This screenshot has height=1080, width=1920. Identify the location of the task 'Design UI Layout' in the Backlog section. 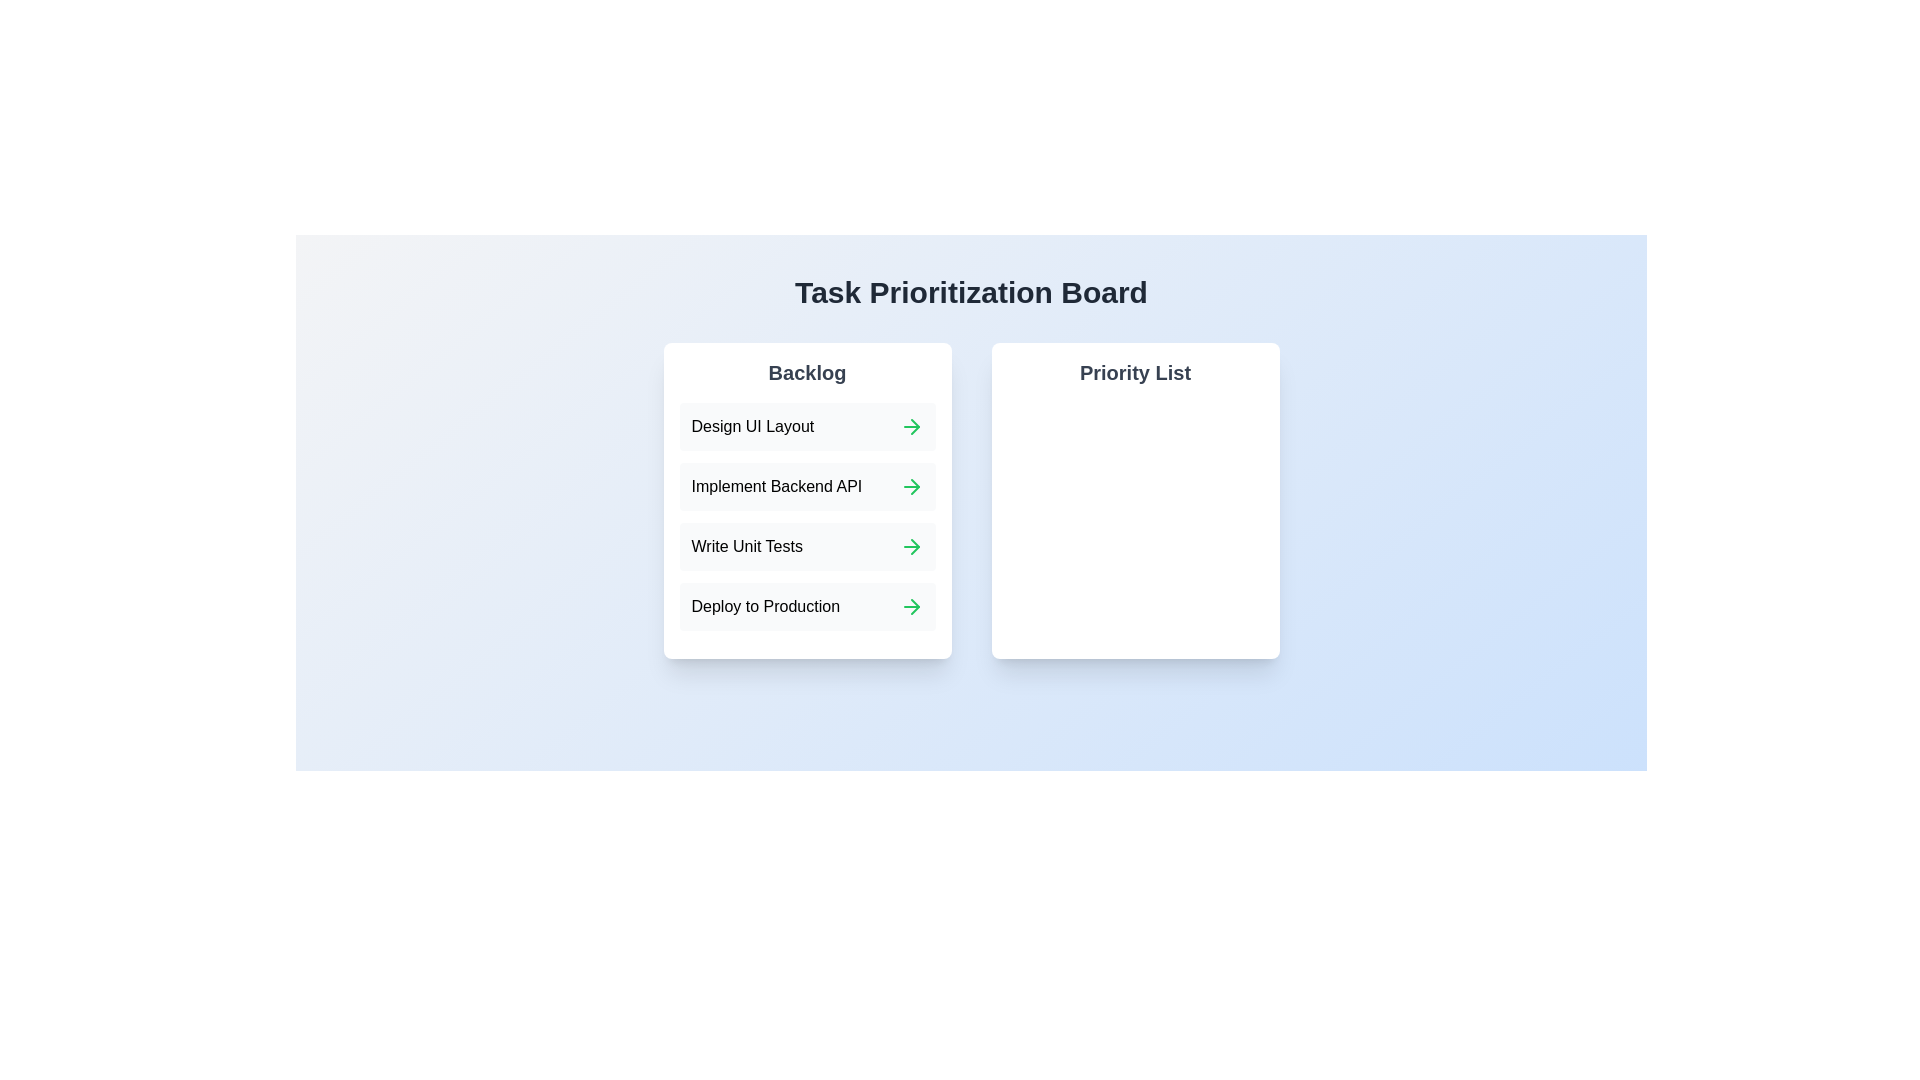
(751, 426).